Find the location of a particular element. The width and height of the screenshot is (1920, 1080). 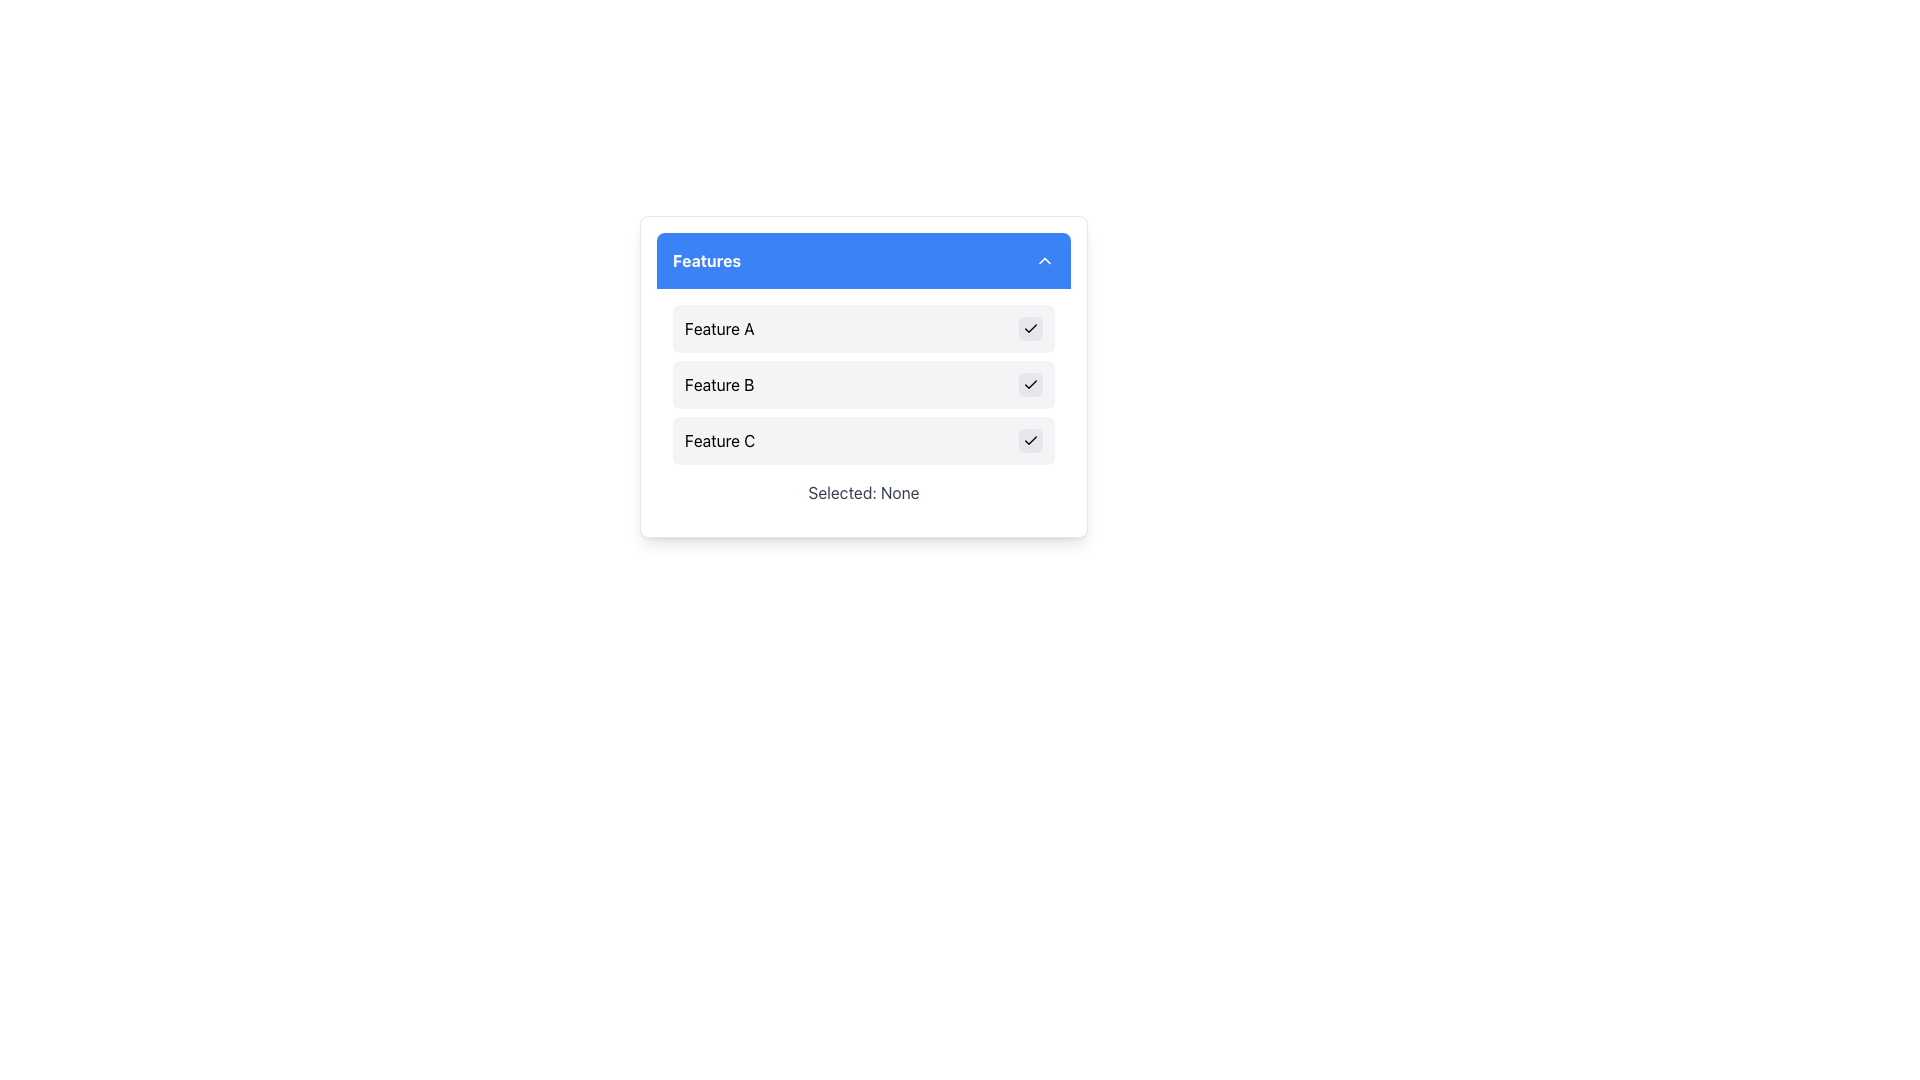

the toggle button (chevron icon) located at the far right of the horizontal blue bar titled 'Features' is located at coordinates (1044, 260).